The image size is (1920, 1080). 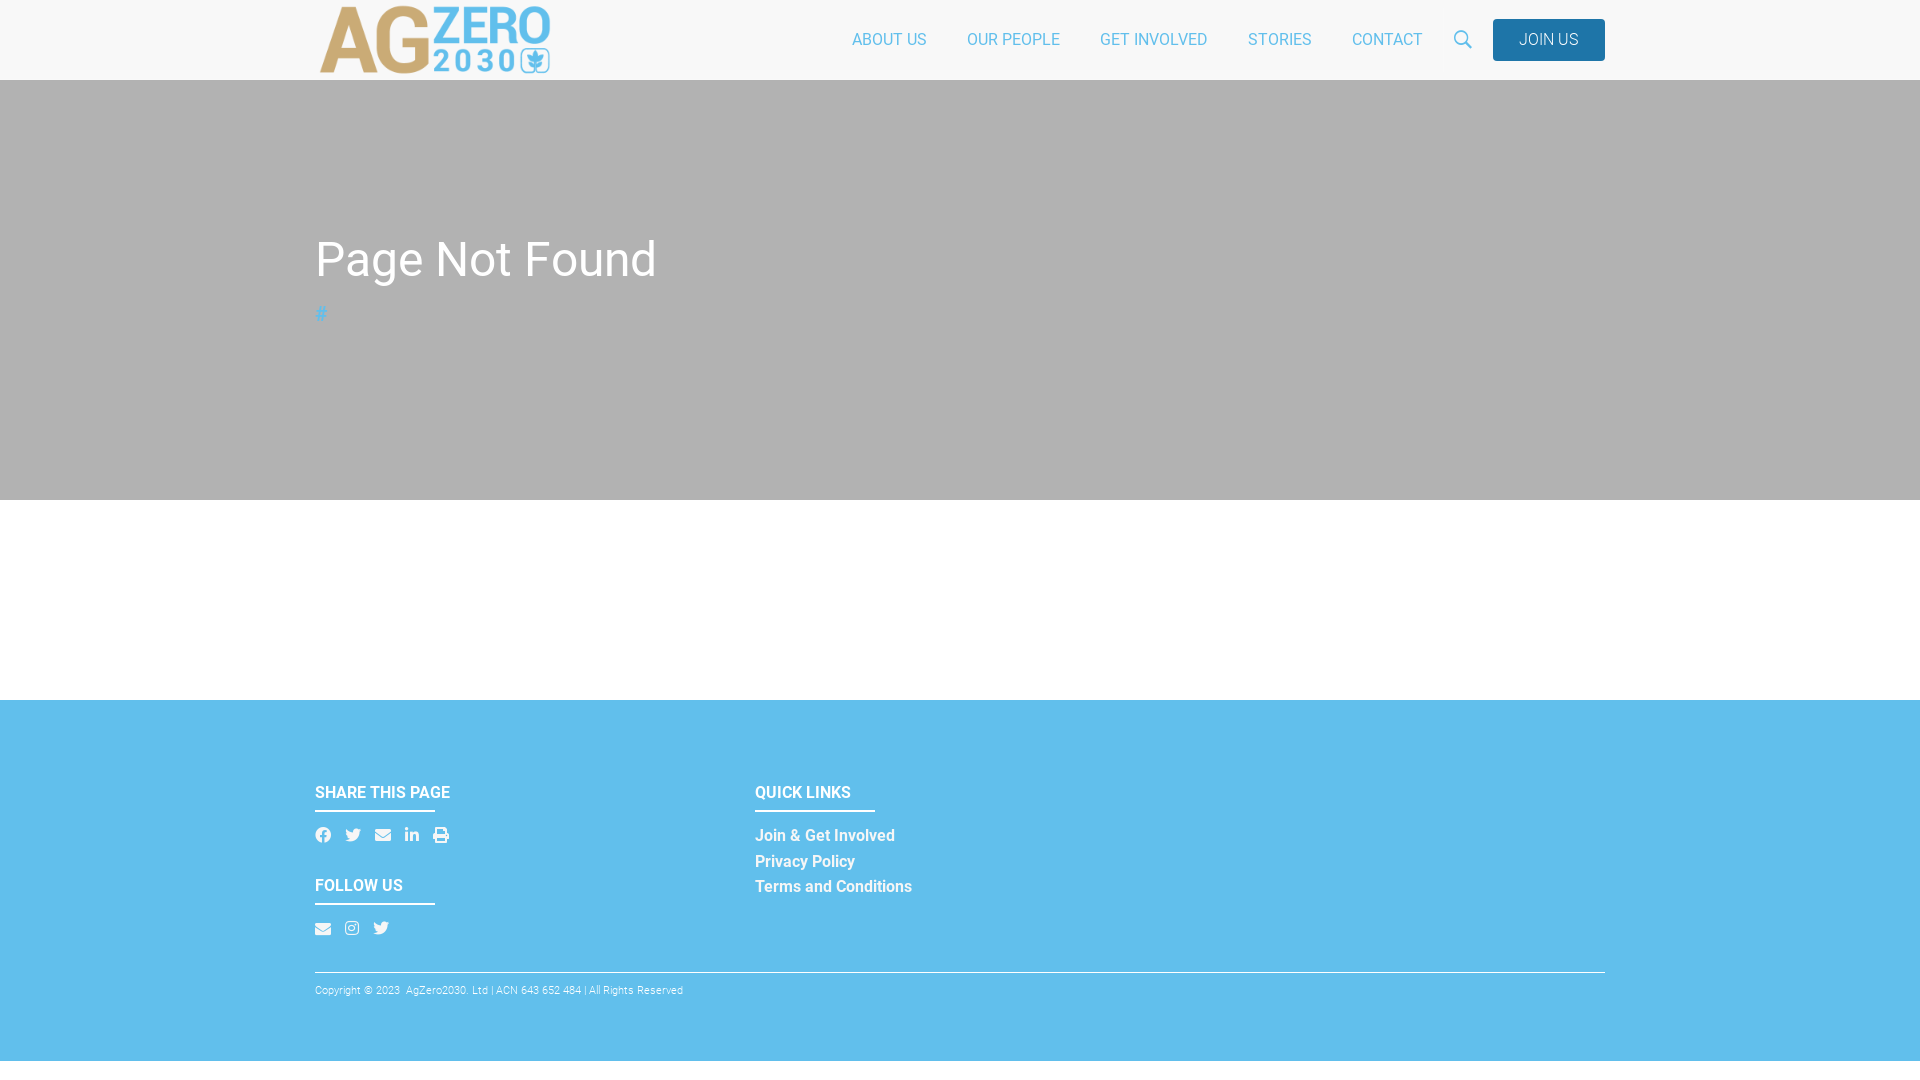 I want to click on 'Facebook', so click(x=322, y=834).